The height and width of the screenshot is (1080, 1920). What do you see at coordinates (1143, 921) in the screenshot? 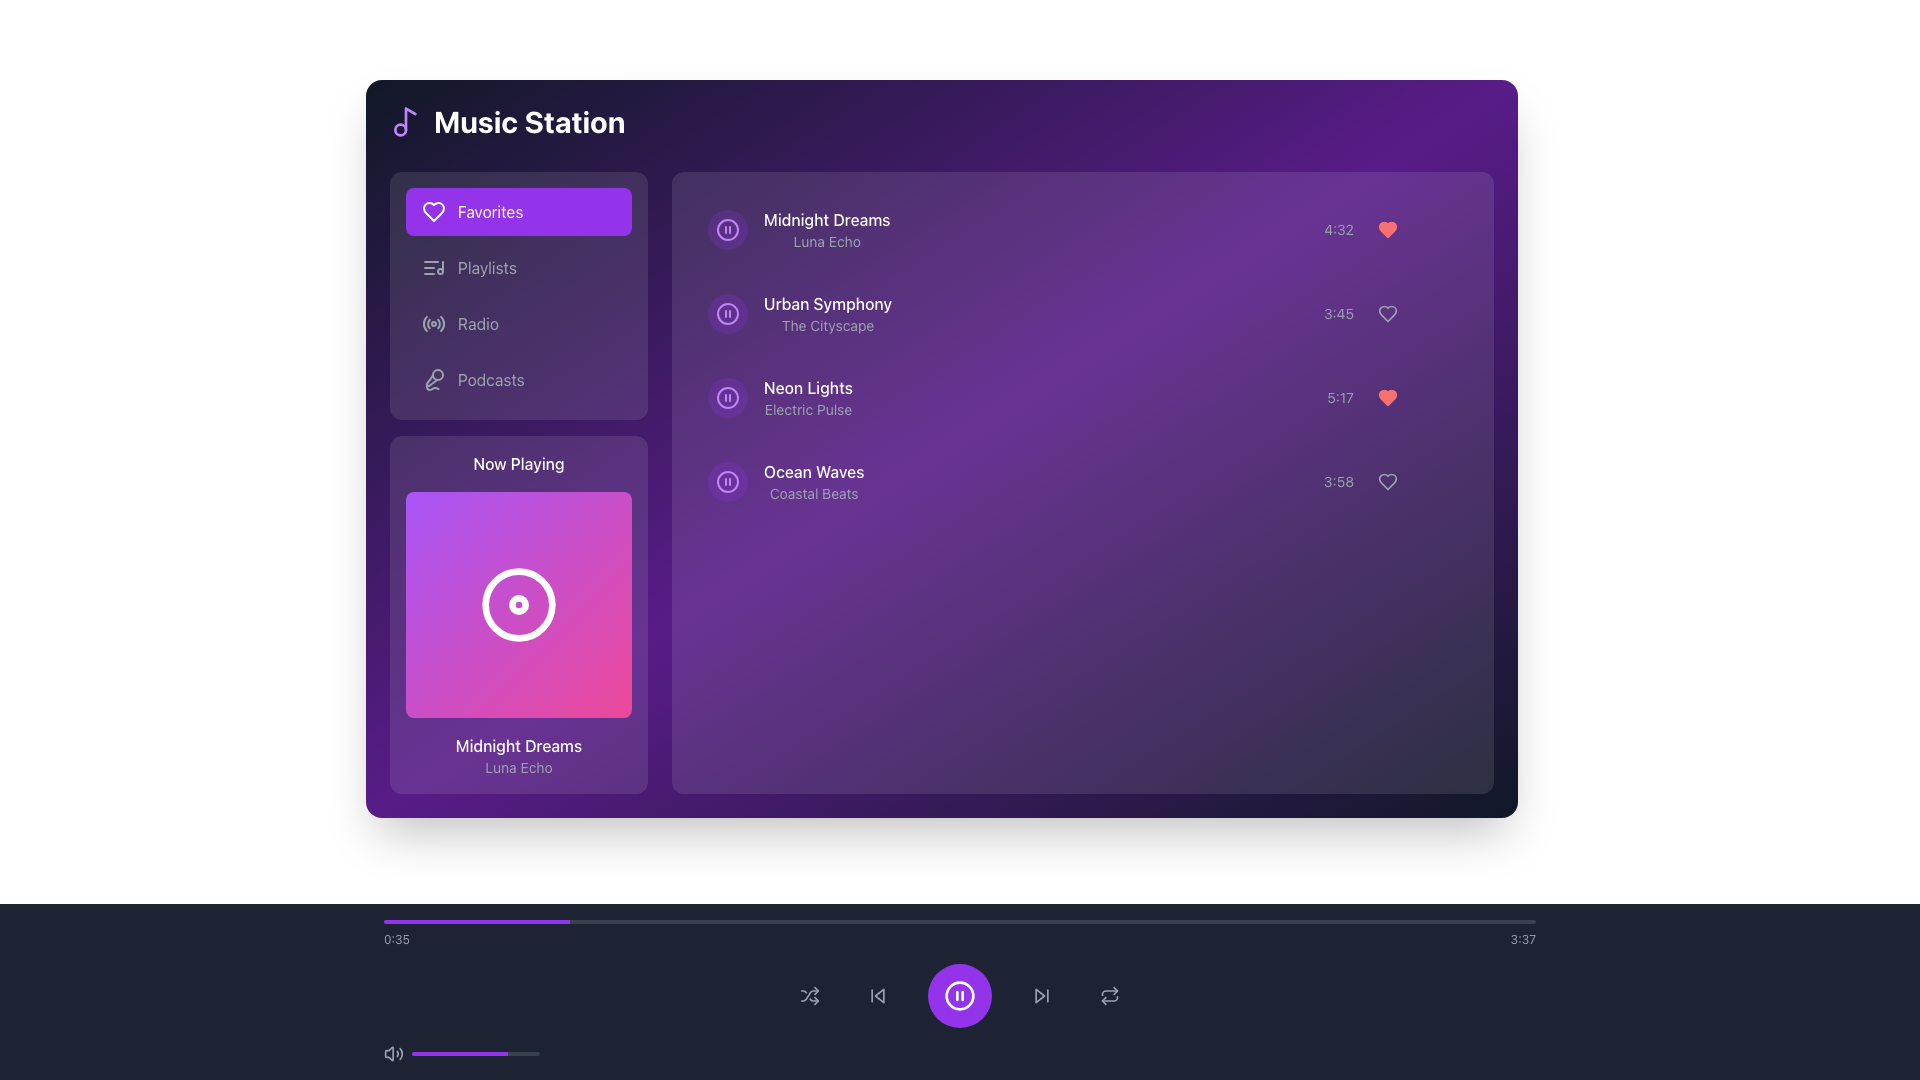
I see `playback position` at bounding box center [1143, 921].